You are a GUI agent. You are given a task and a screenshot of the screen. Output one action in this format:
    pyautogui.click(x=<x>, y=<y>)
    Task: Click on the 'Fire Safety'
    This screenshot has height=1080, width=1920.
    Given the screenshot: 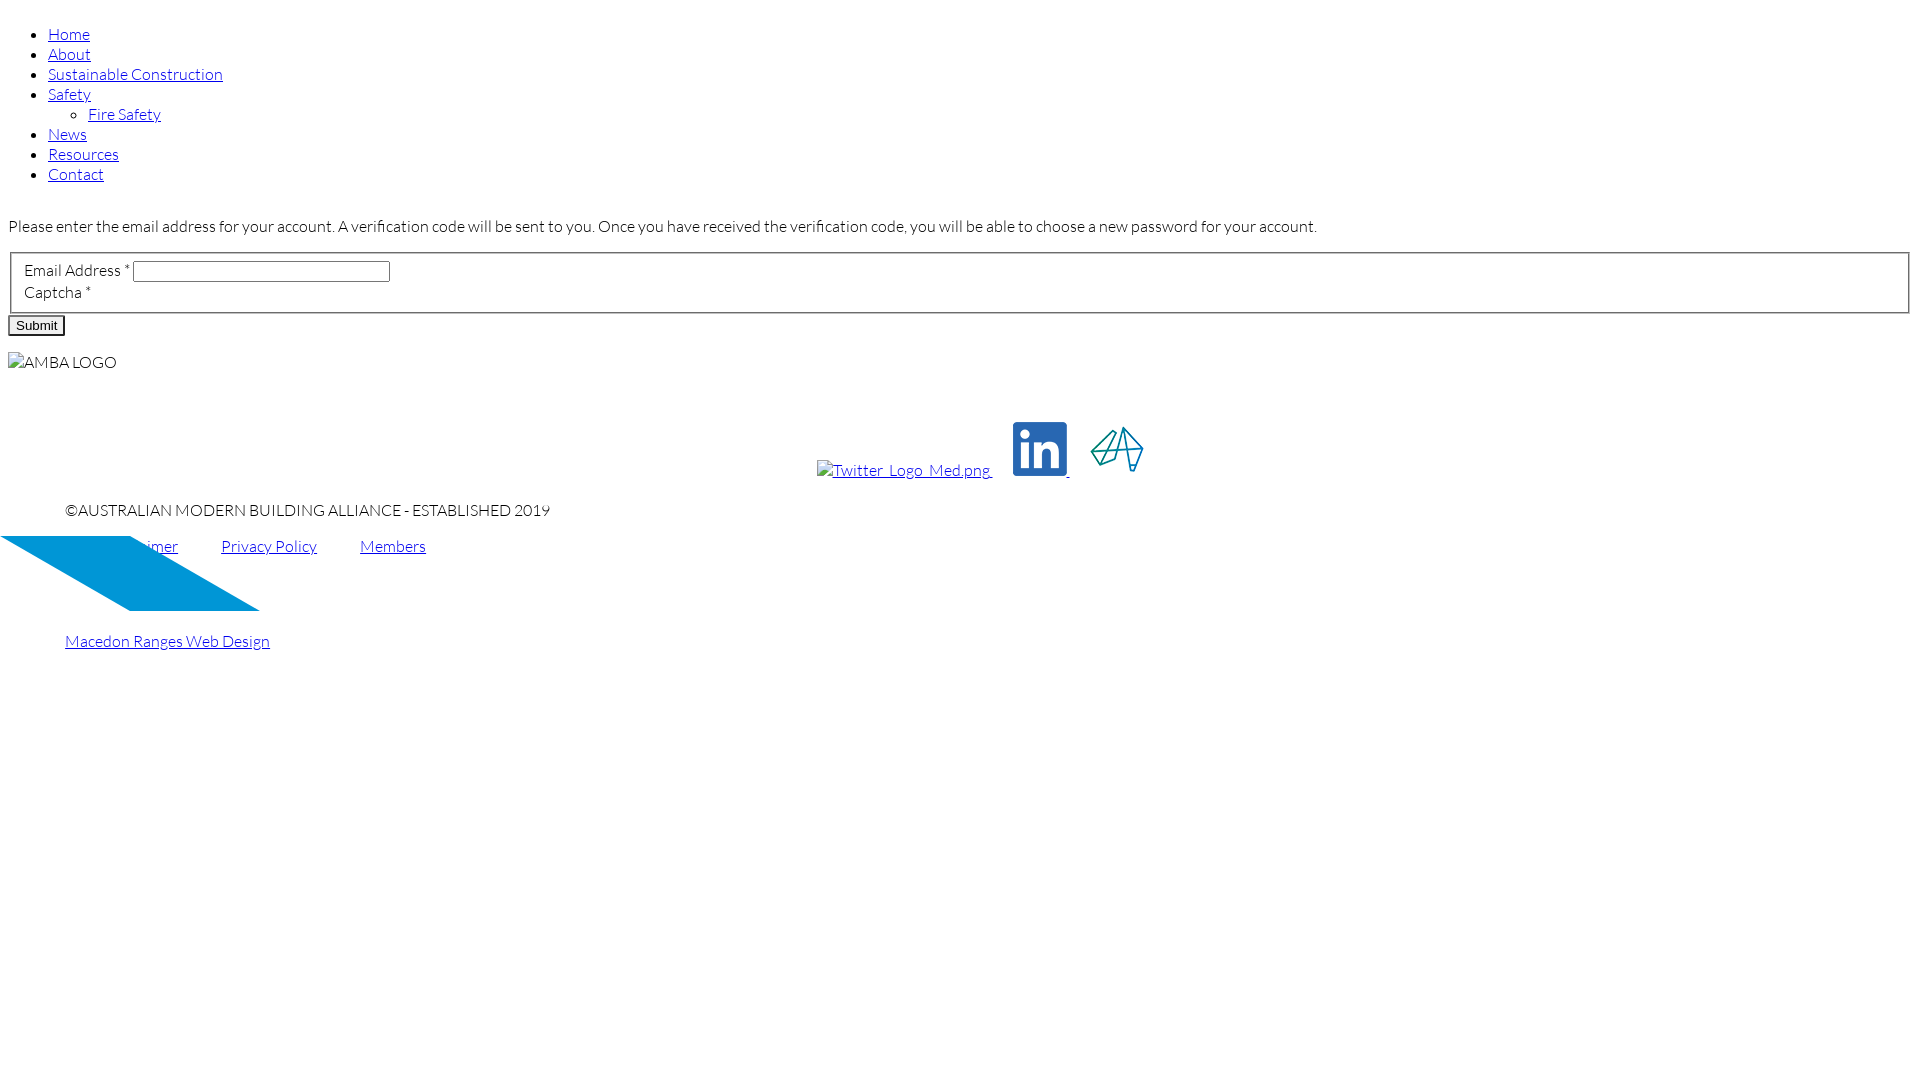 What is the action you would take?
    pyautogui.click(x=123, y=114)
    